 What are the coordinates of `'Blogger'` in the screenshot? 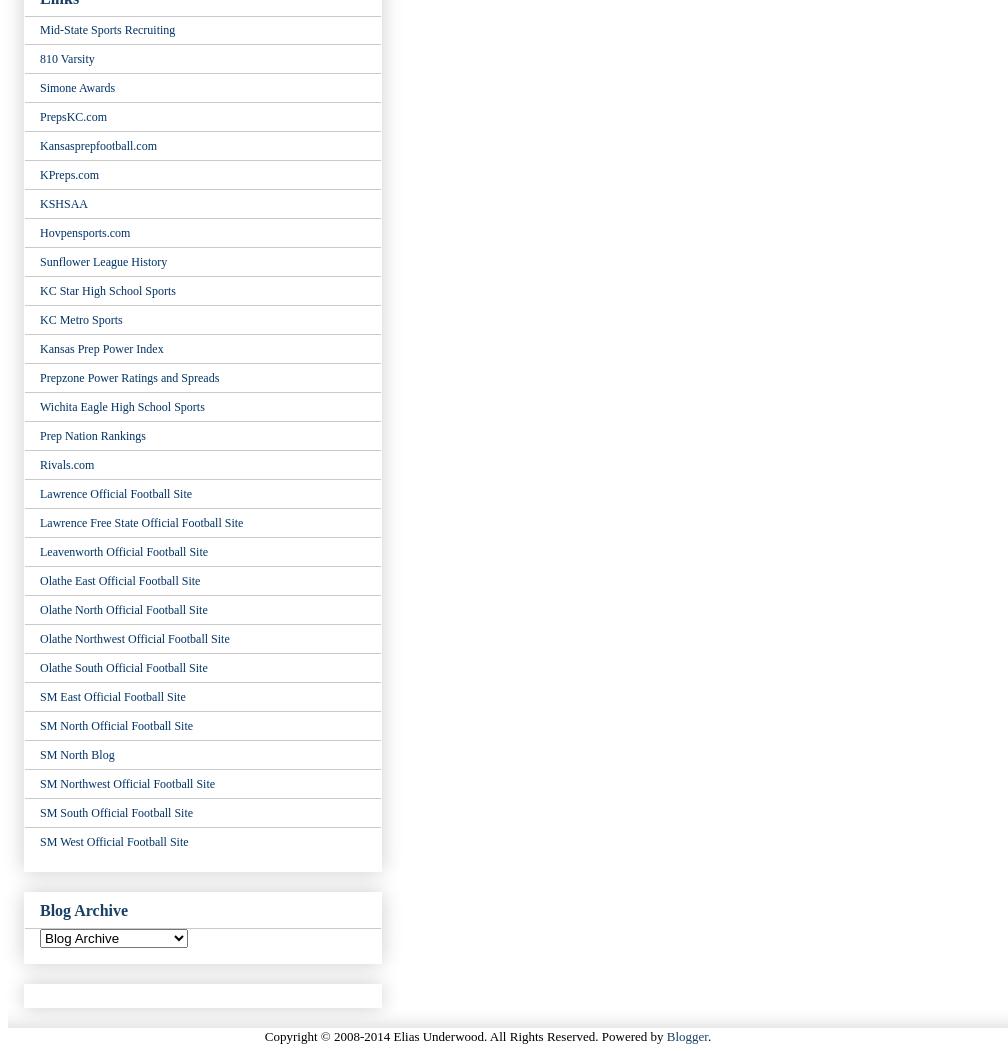 It's located at (686, 1035).